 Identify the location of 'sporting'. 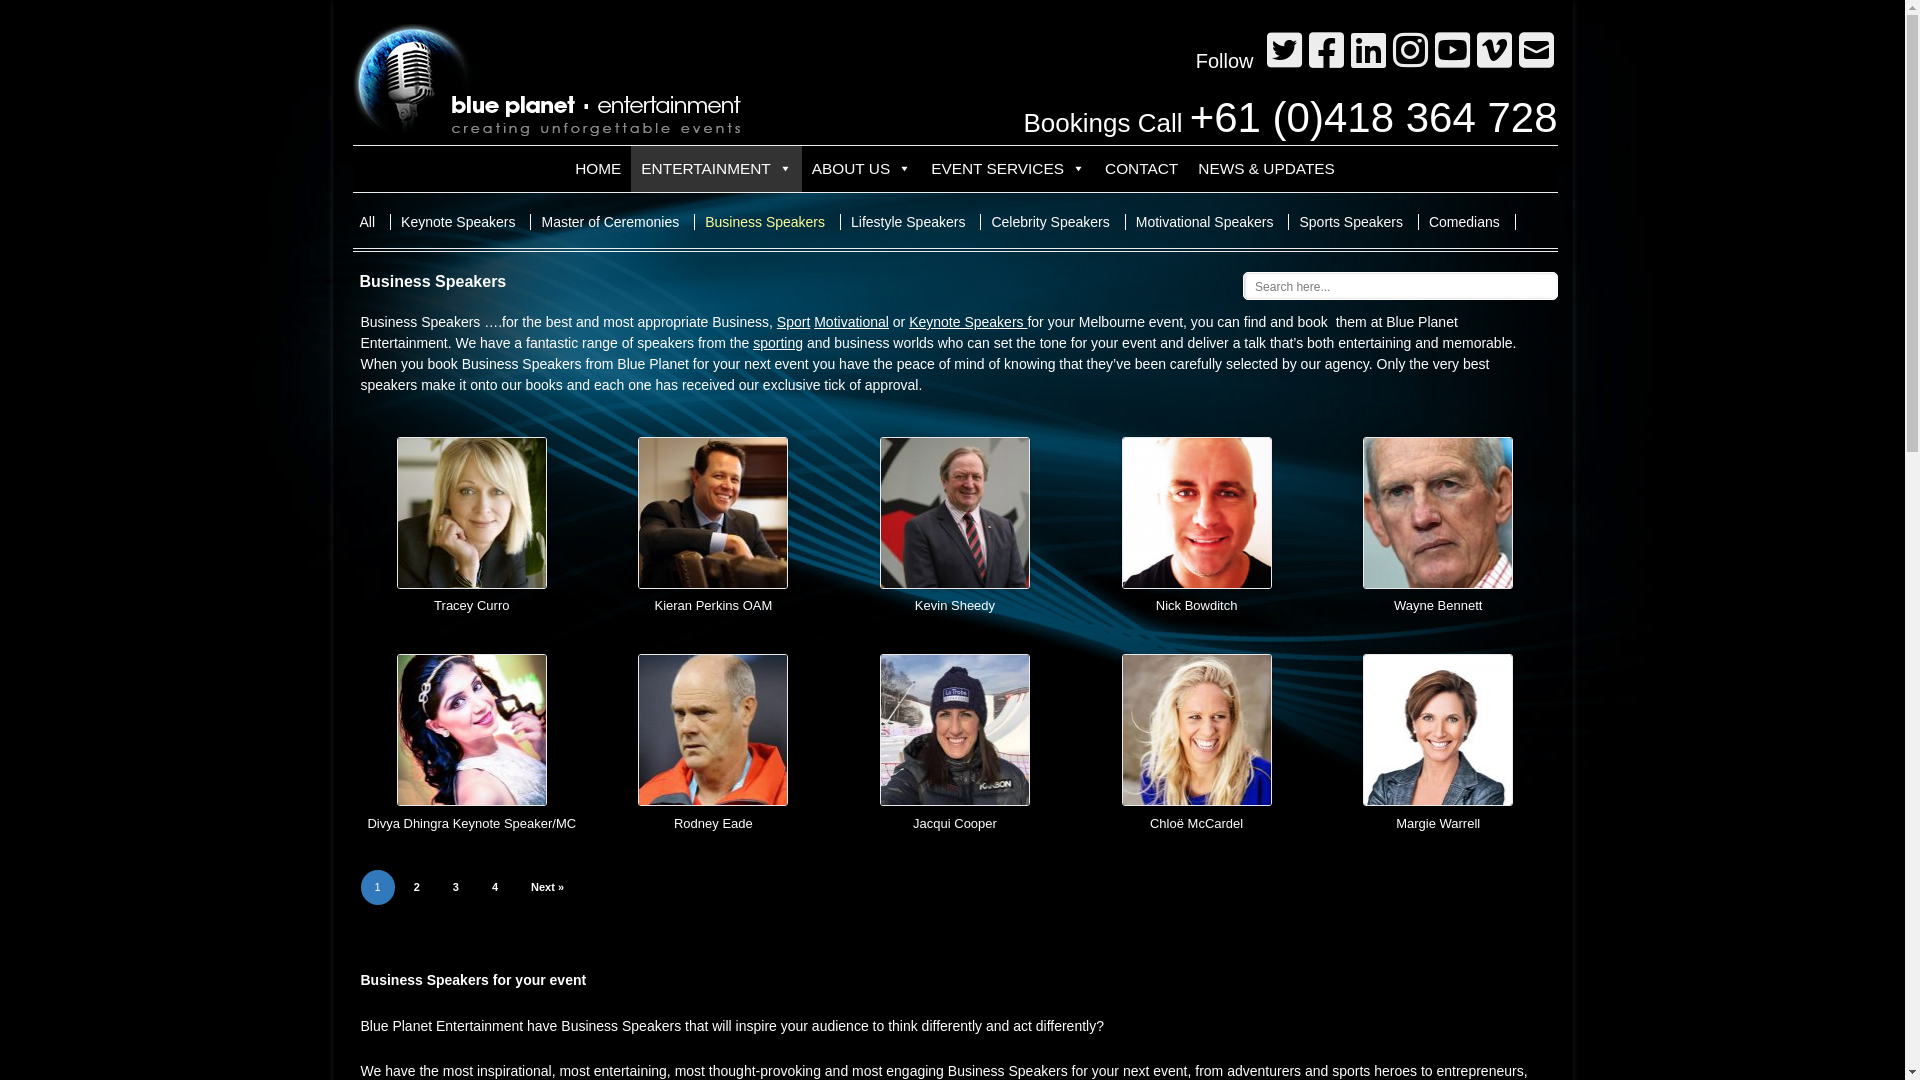
(752, 342).